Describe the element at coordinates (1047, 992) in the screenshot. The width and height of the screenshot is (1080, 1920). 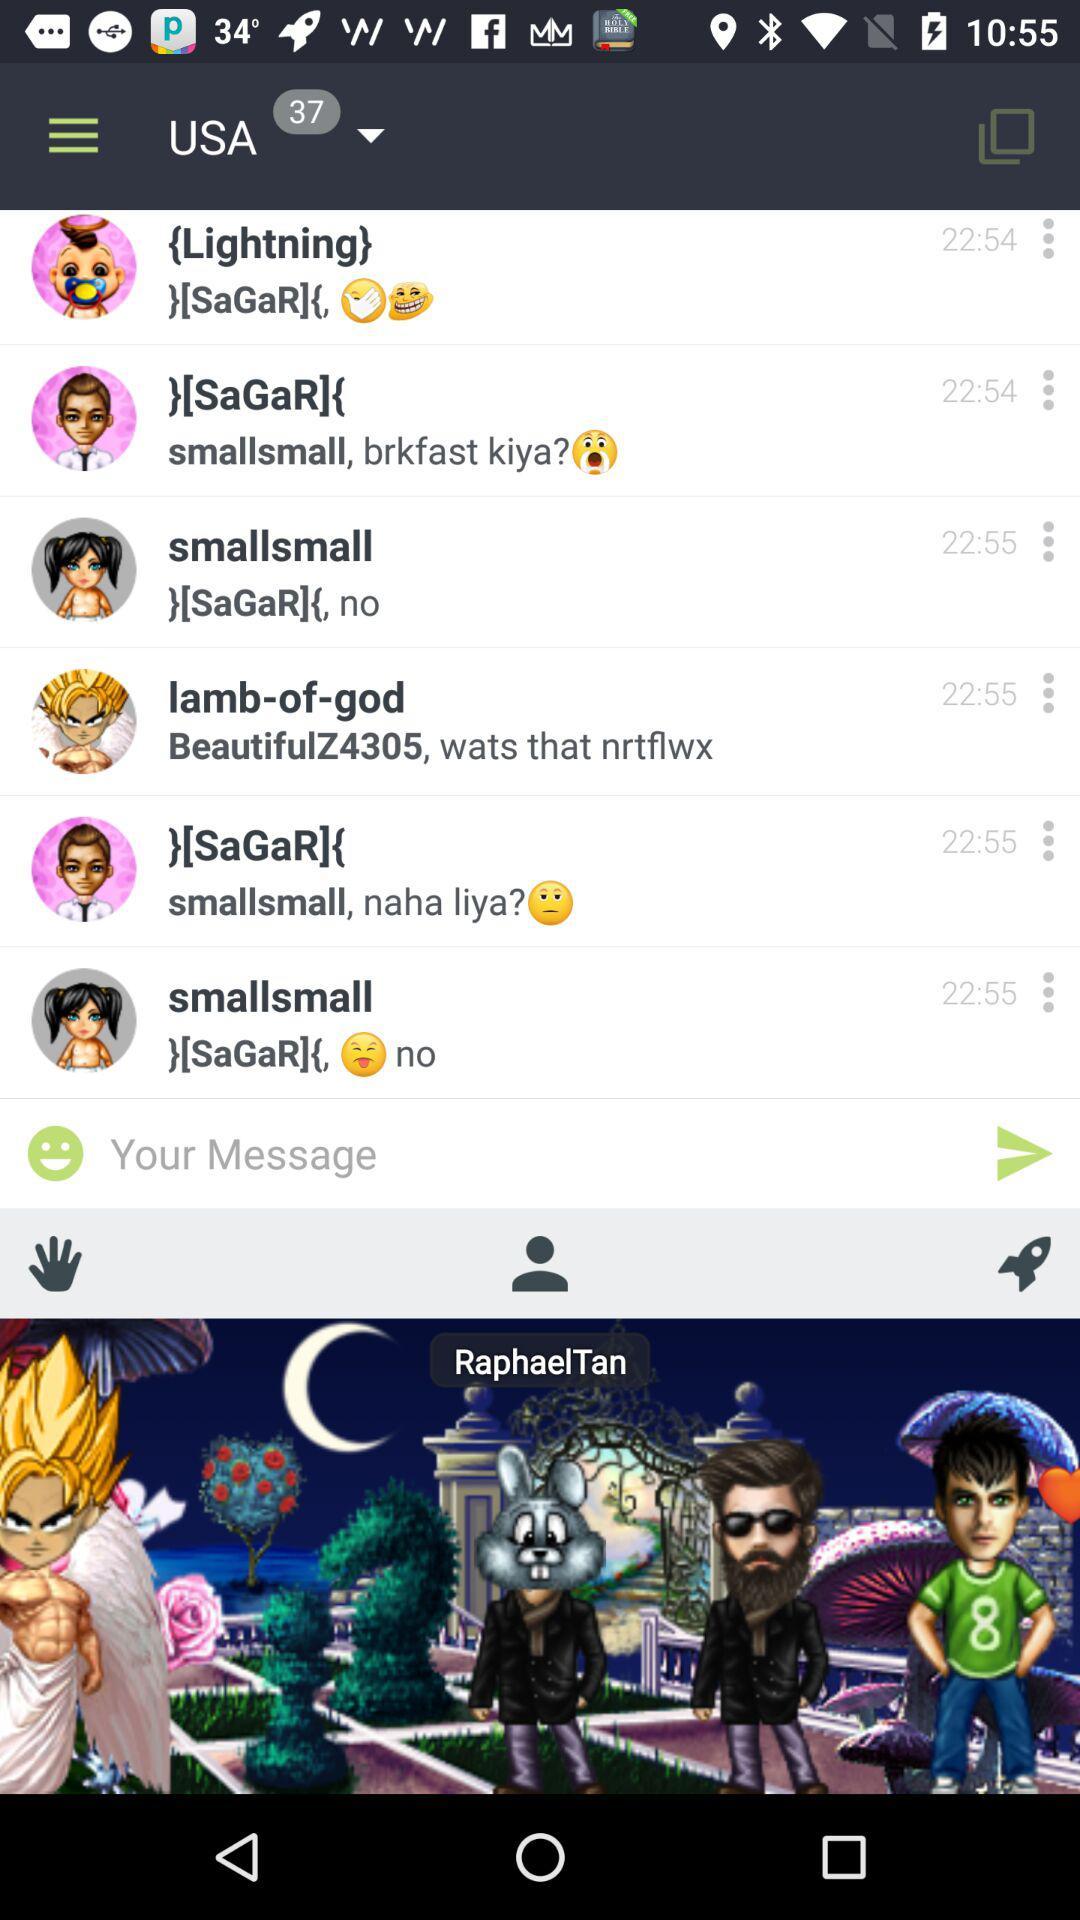
I see `menu option` at that location.